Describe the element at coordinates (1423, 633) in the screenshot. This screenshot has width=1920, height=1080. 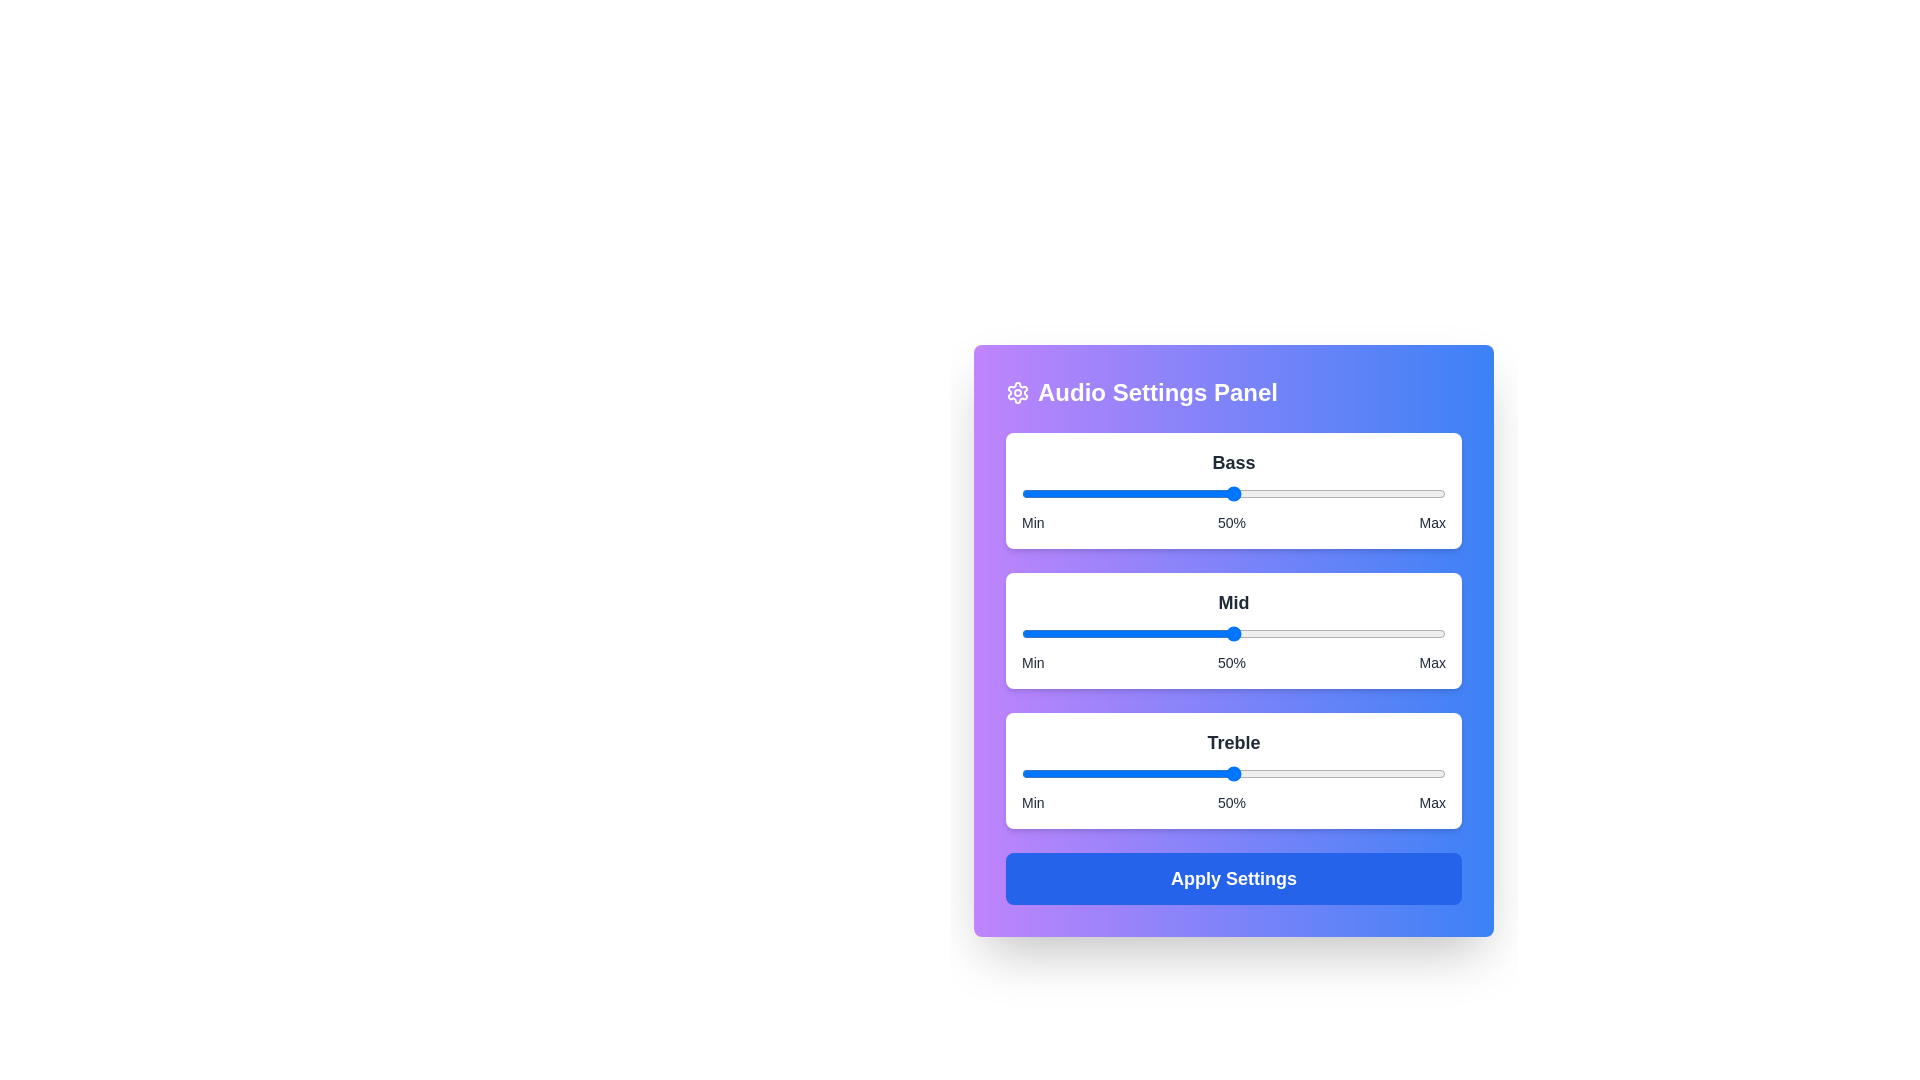
I see `slider` at that location.